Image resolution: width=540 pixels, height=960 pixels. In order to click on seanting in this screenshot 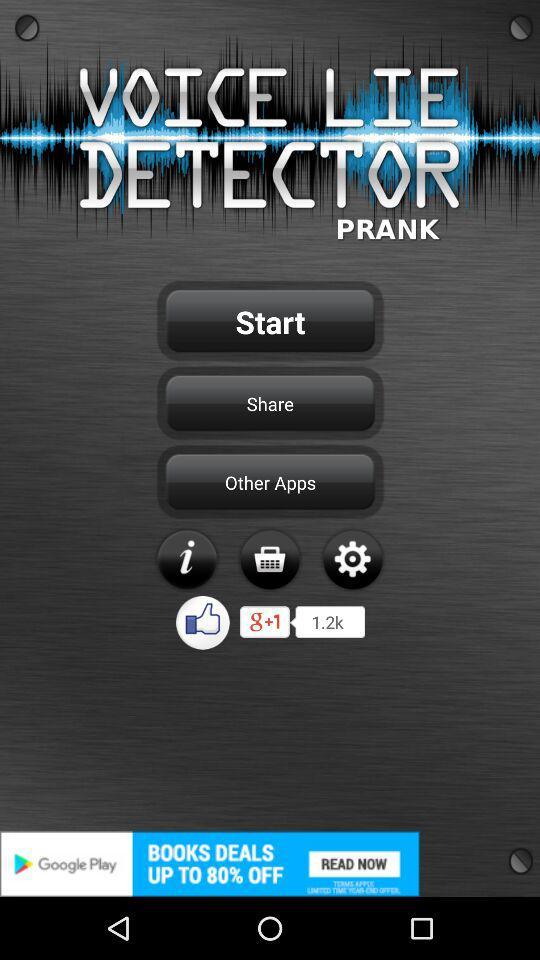, I will do `click(351, 559)`.